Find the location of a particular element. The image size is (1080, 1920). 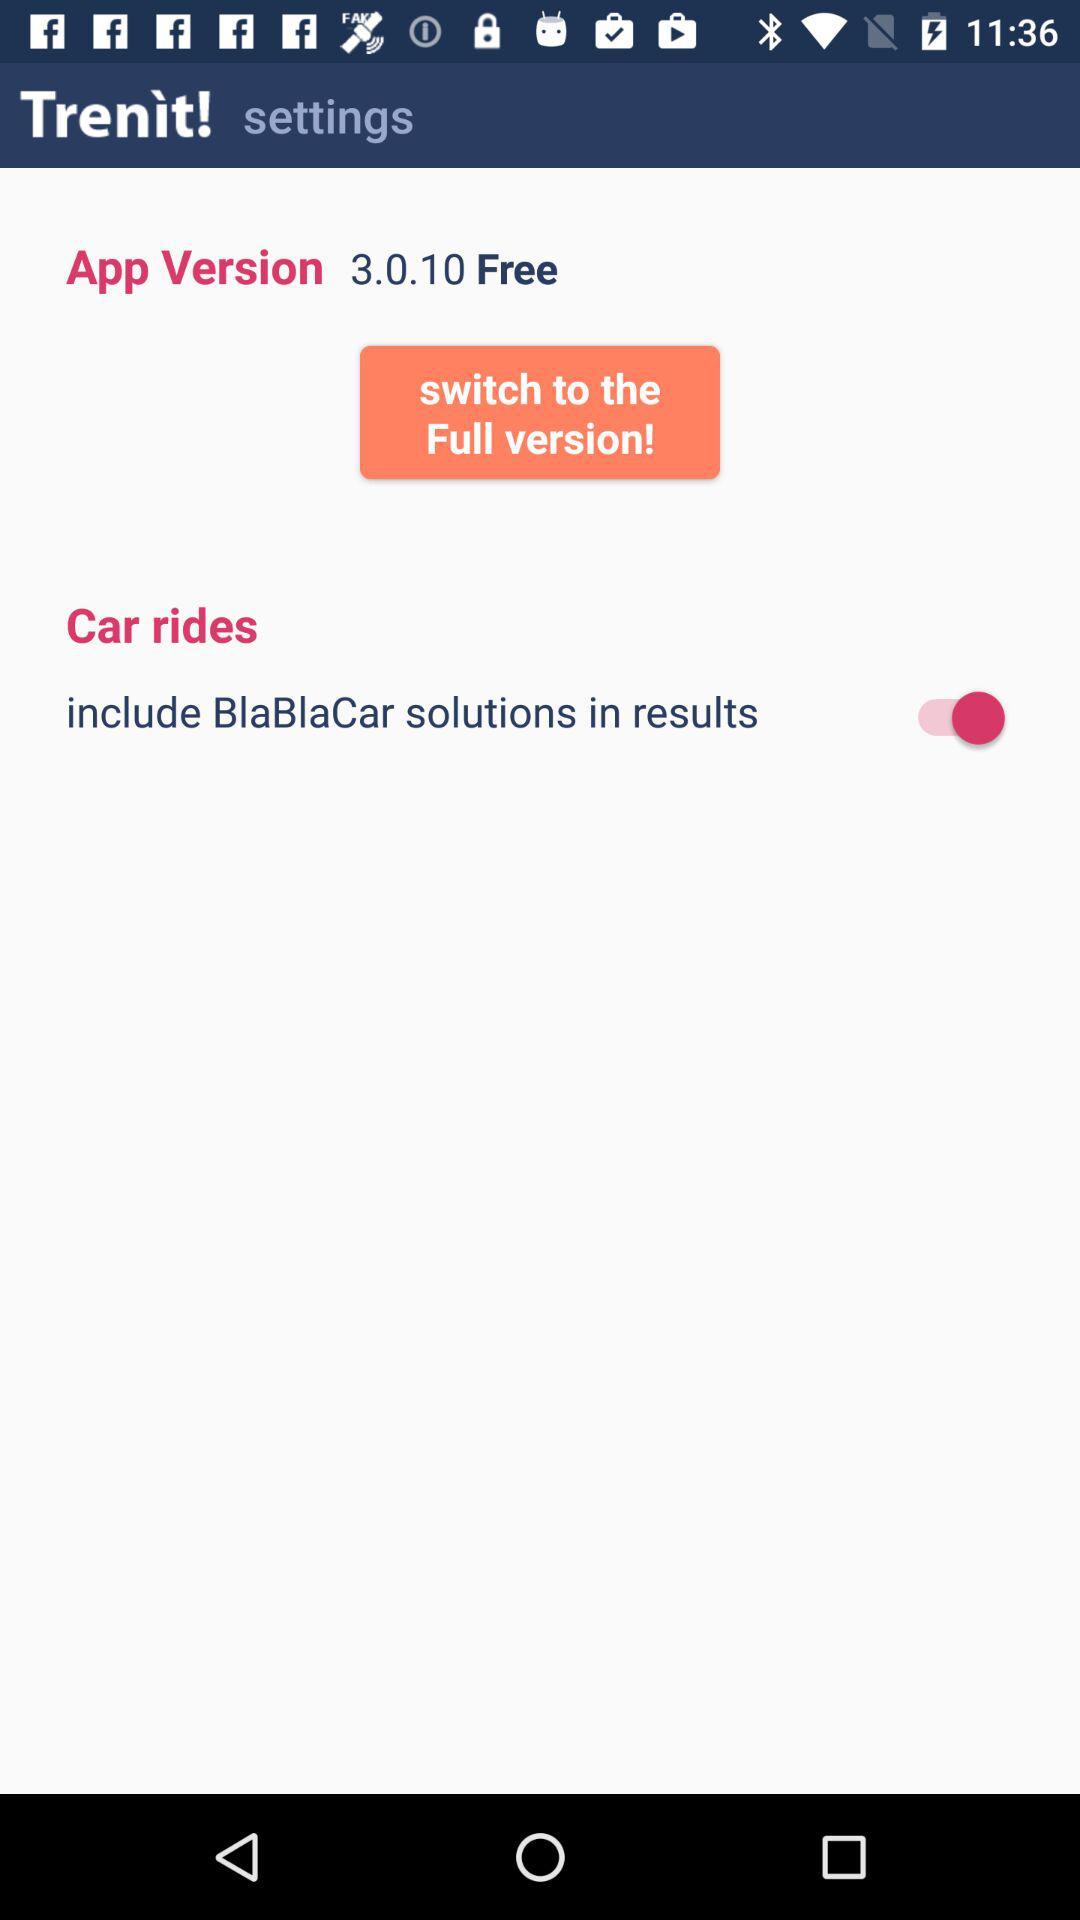

the item next to the settings icon is located at coordinates (116, 114).